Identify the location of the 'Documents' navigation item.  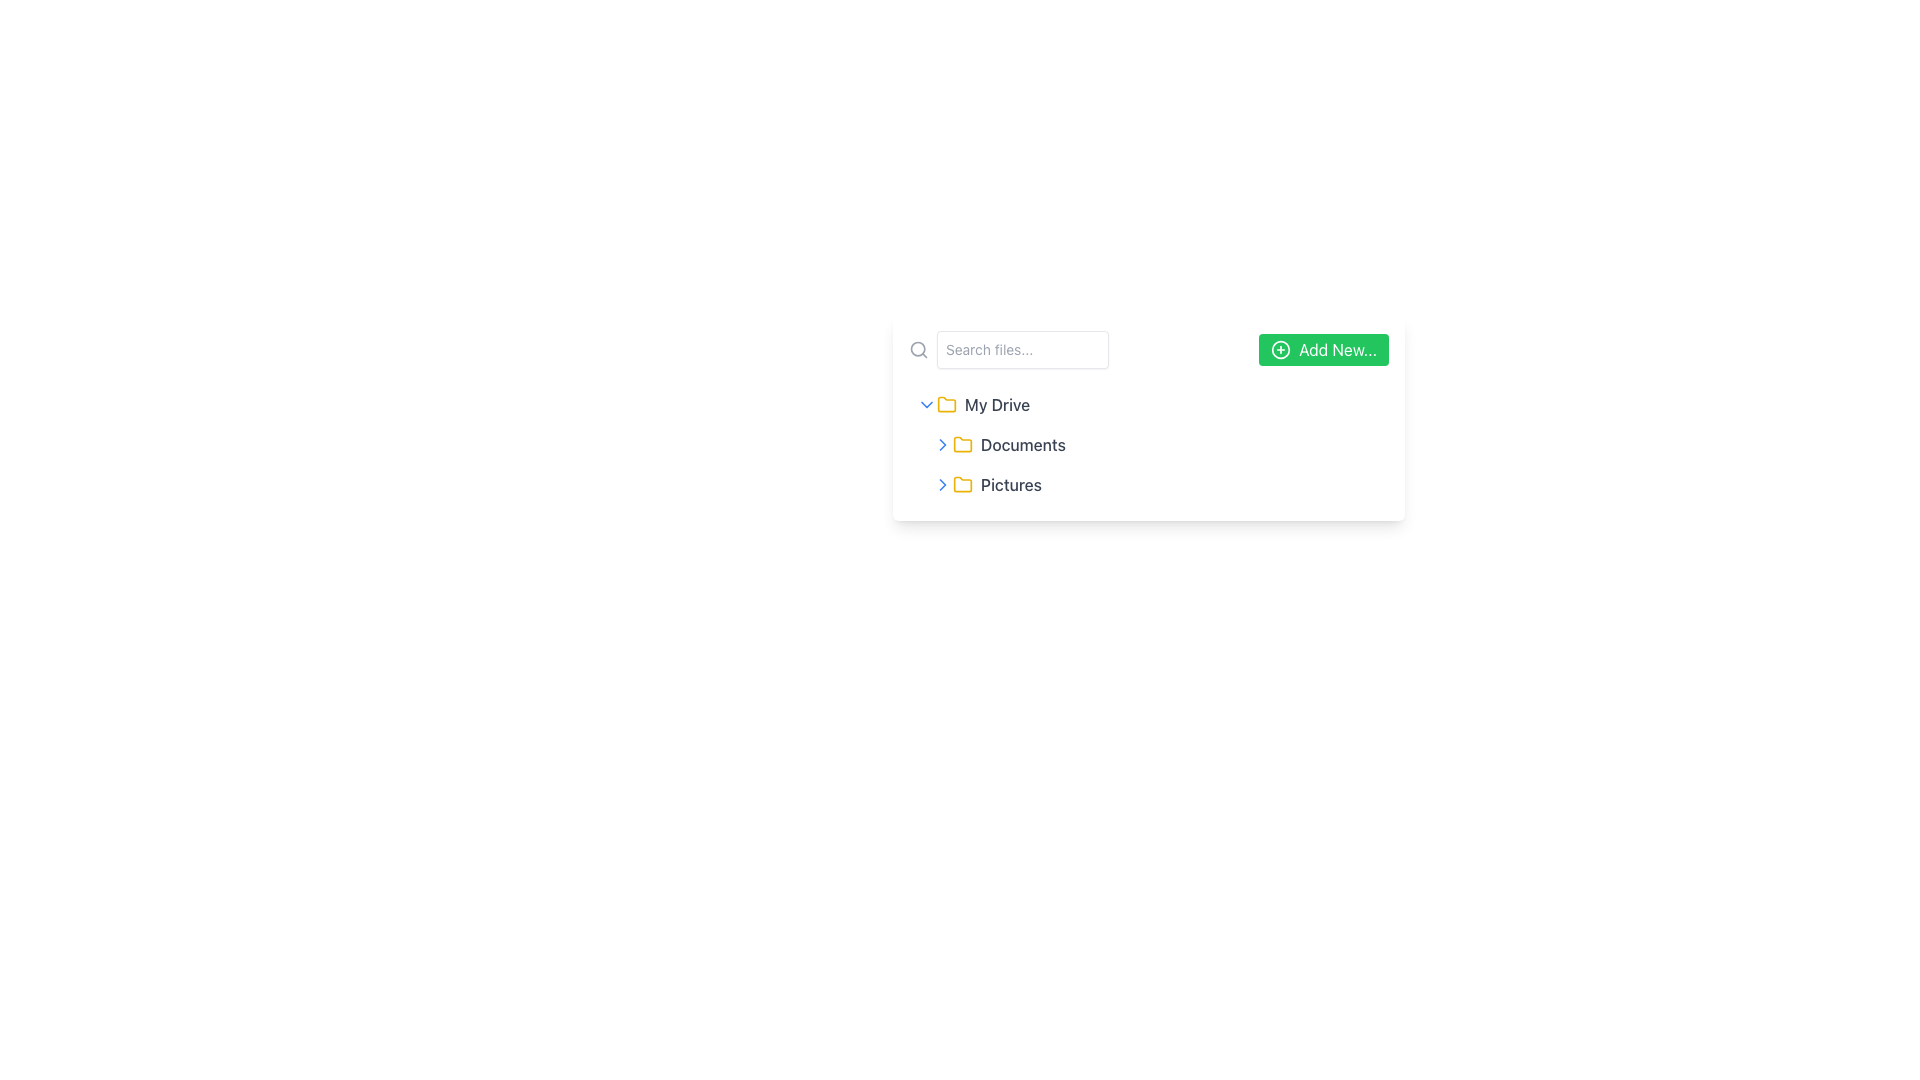
(1148, 443).